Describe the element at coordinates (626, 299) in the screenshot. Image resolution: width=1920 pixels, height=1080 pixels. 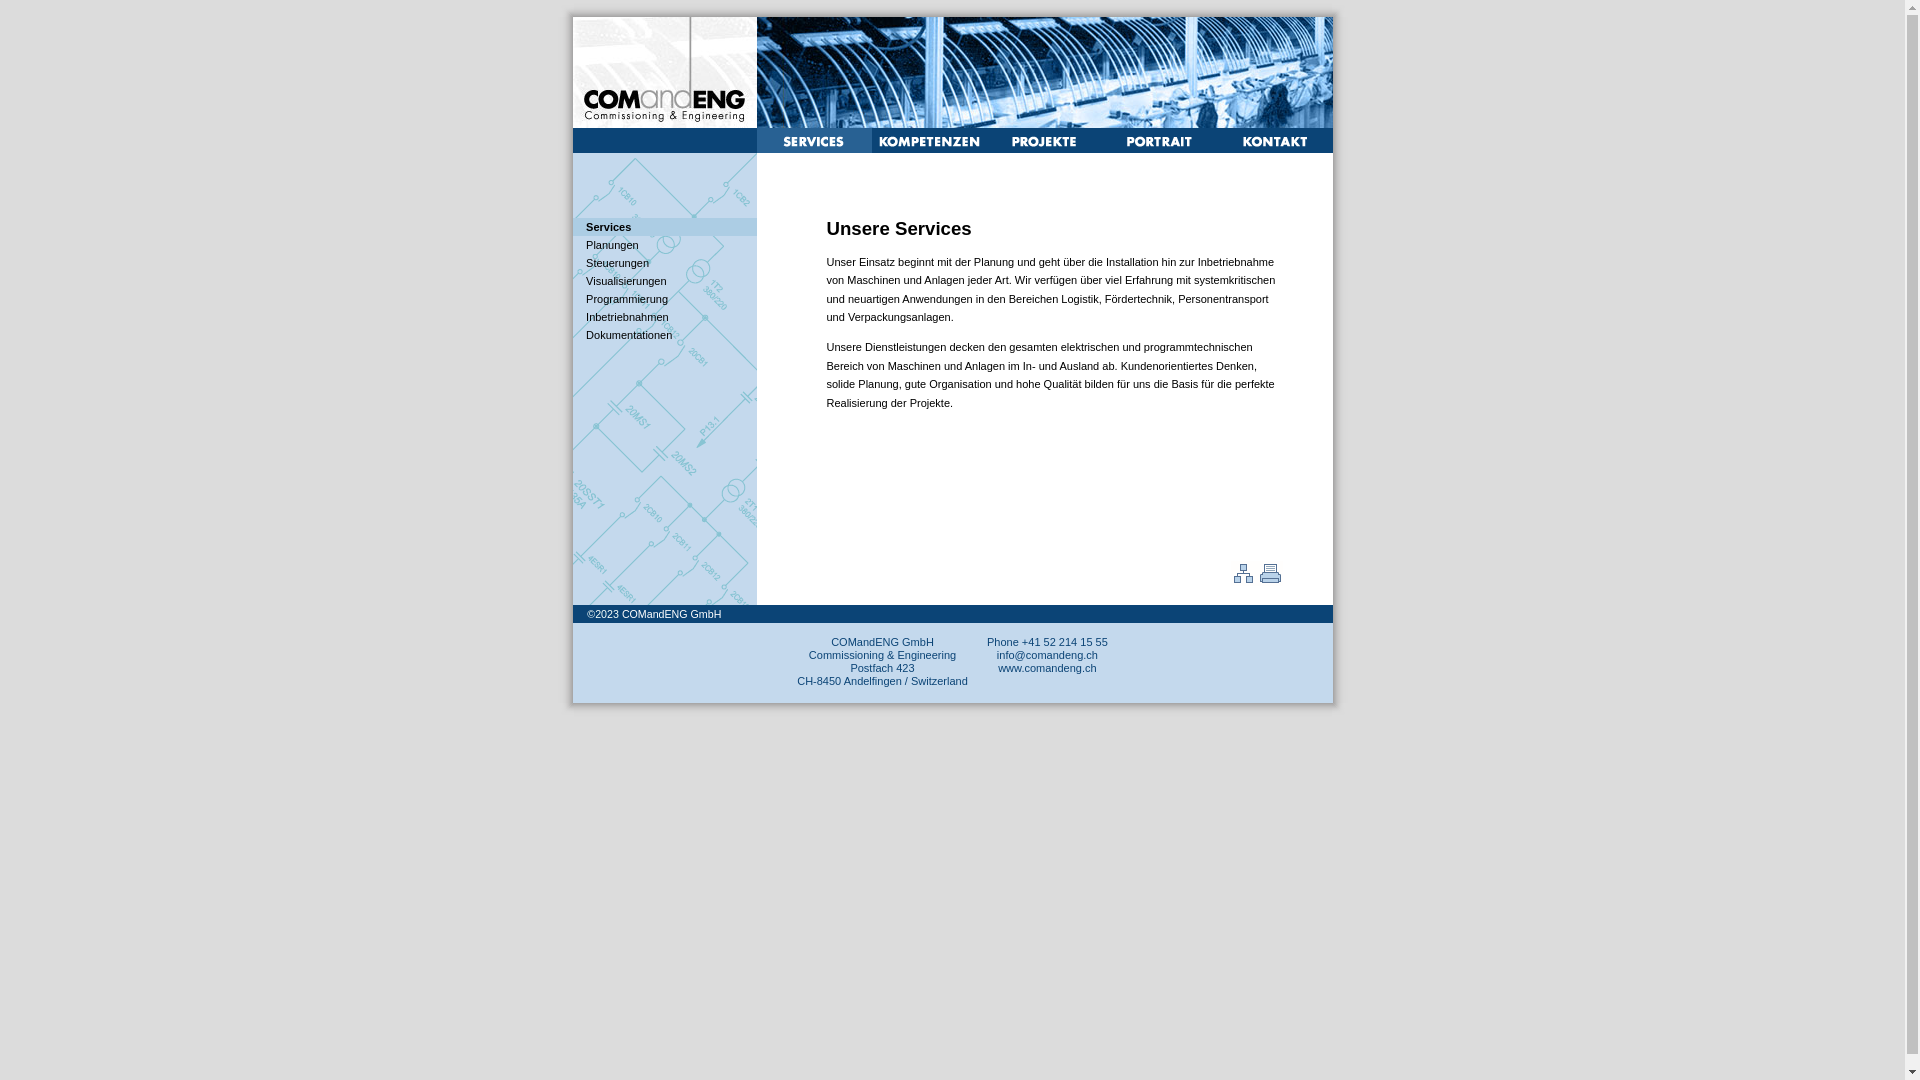
I see `'Programmierung'` at that location.